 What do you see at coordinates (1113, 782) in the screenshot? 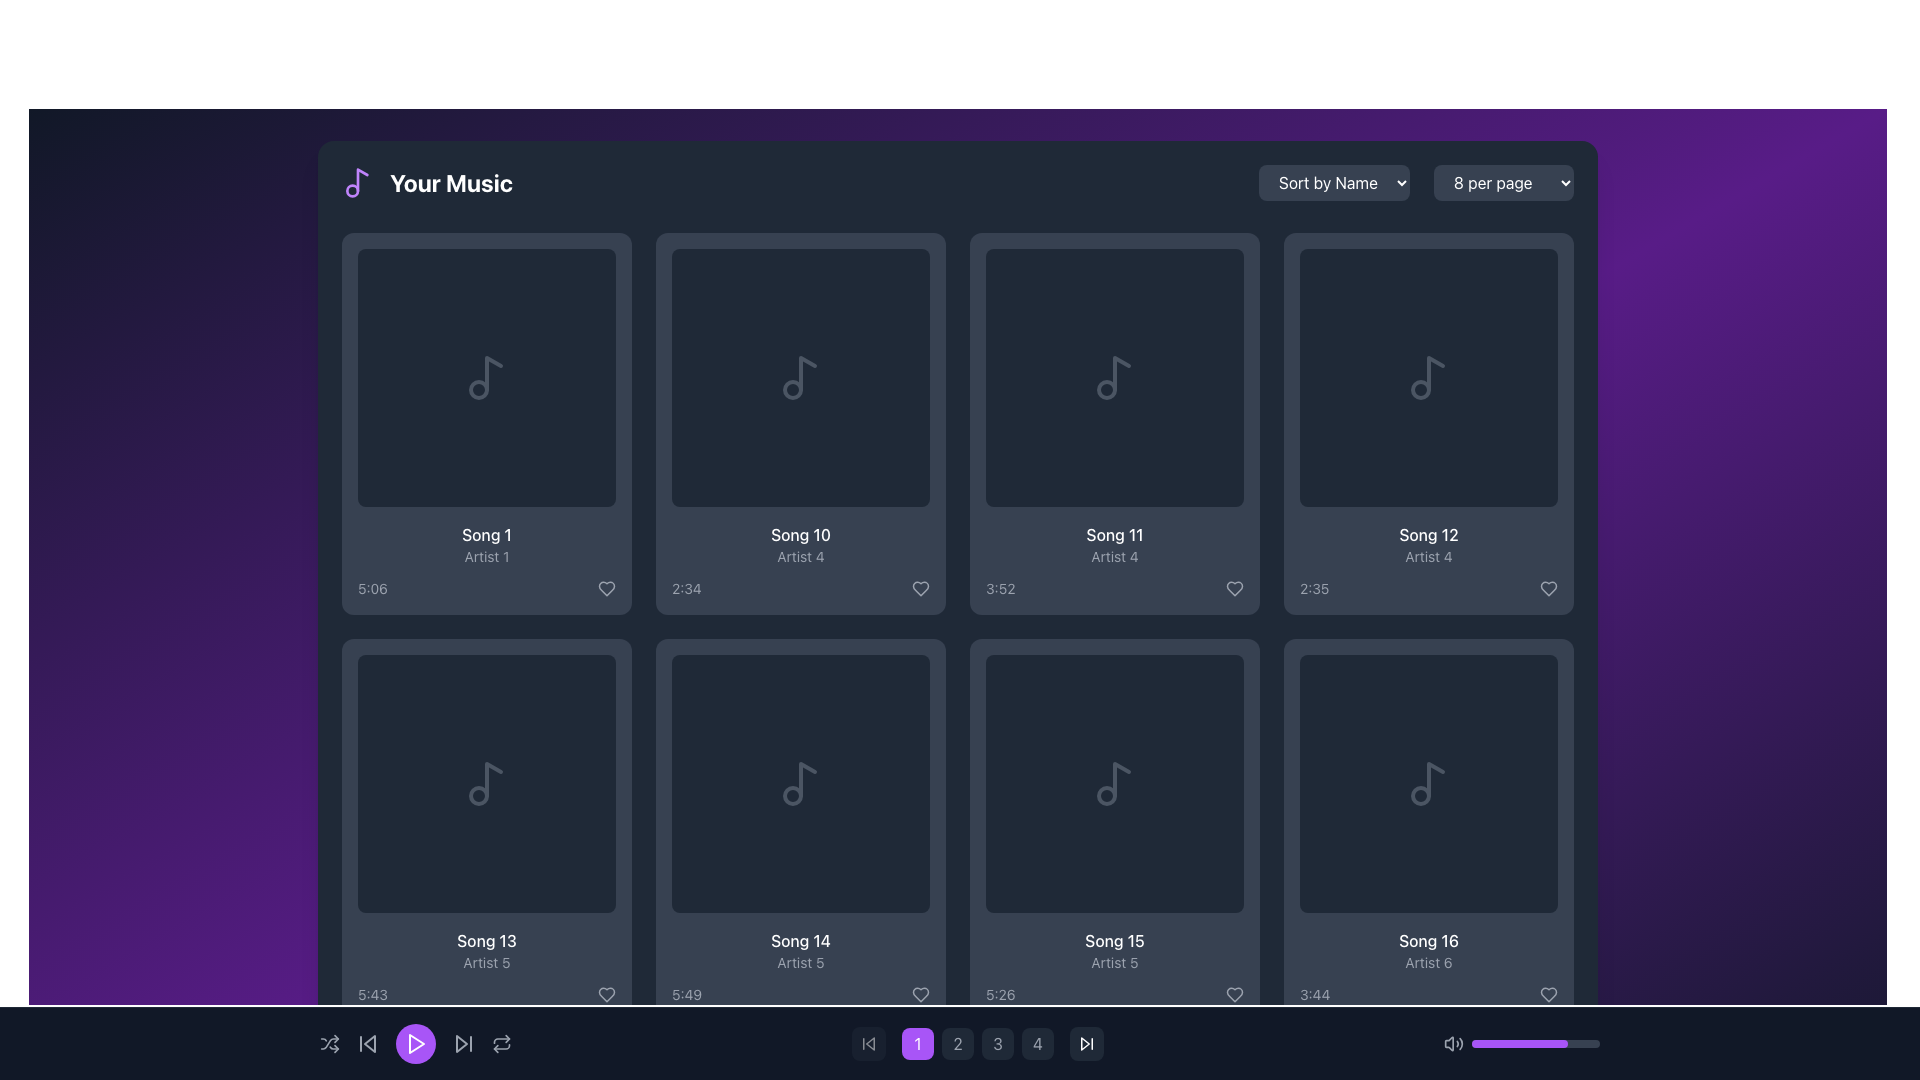
I see `the interactive tile representing 'Song 15' in the bottom right corner of the grid layout` at bounding box center [1113, 782].